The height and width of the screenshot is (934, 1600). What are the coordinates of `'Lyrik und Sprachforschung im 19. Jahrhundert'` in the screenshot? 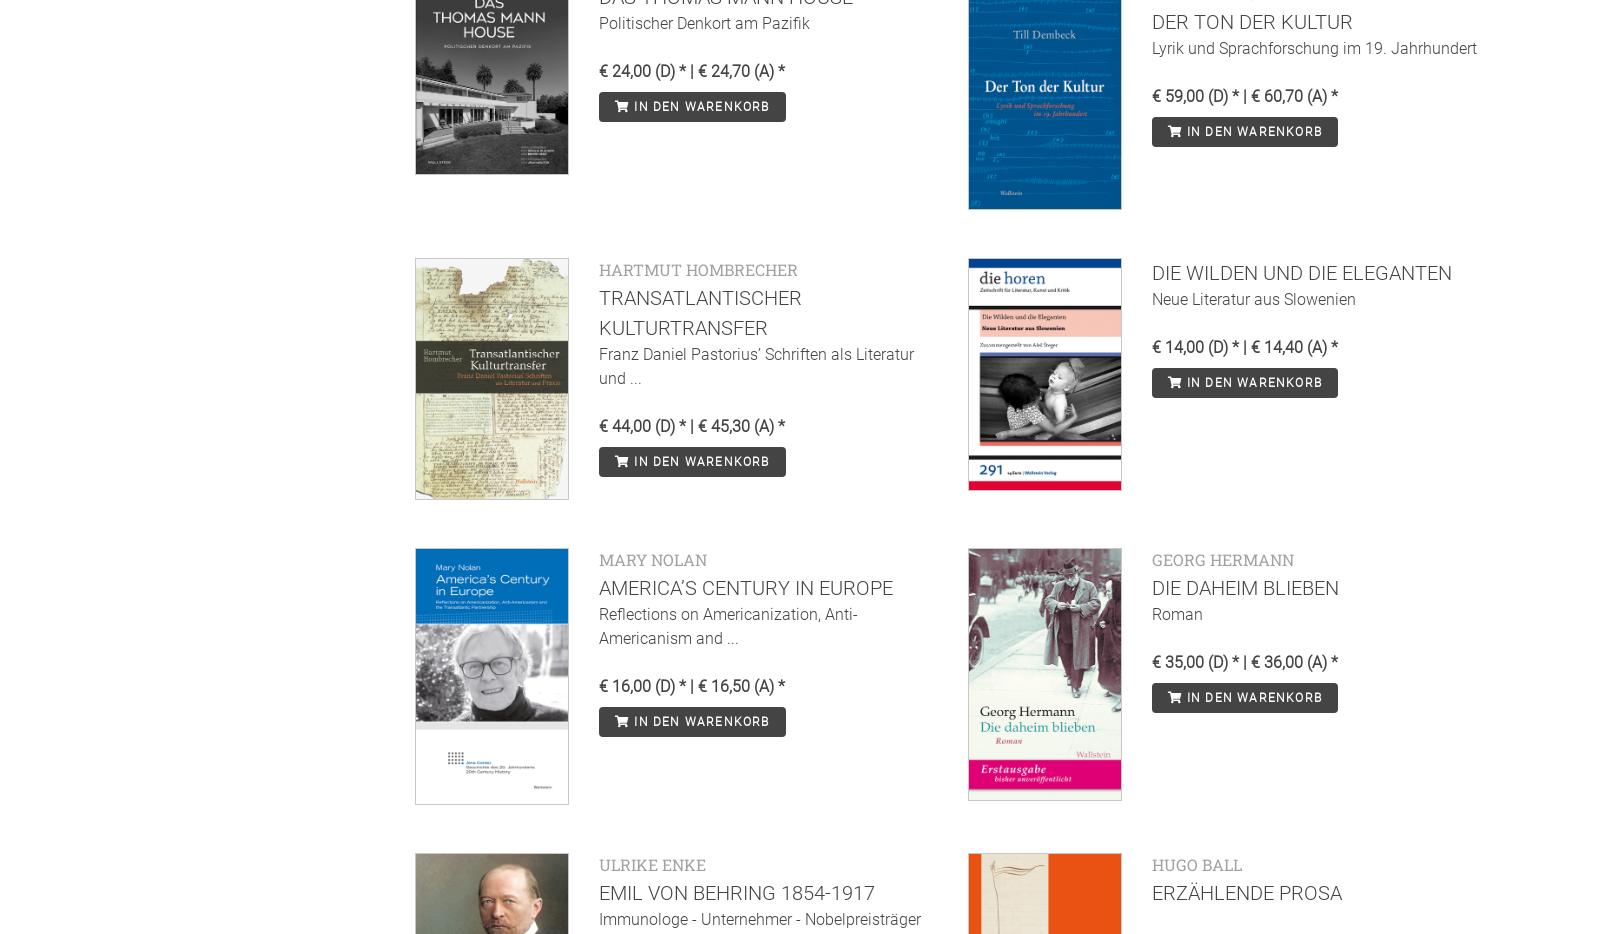 It's located at (1312, 46).